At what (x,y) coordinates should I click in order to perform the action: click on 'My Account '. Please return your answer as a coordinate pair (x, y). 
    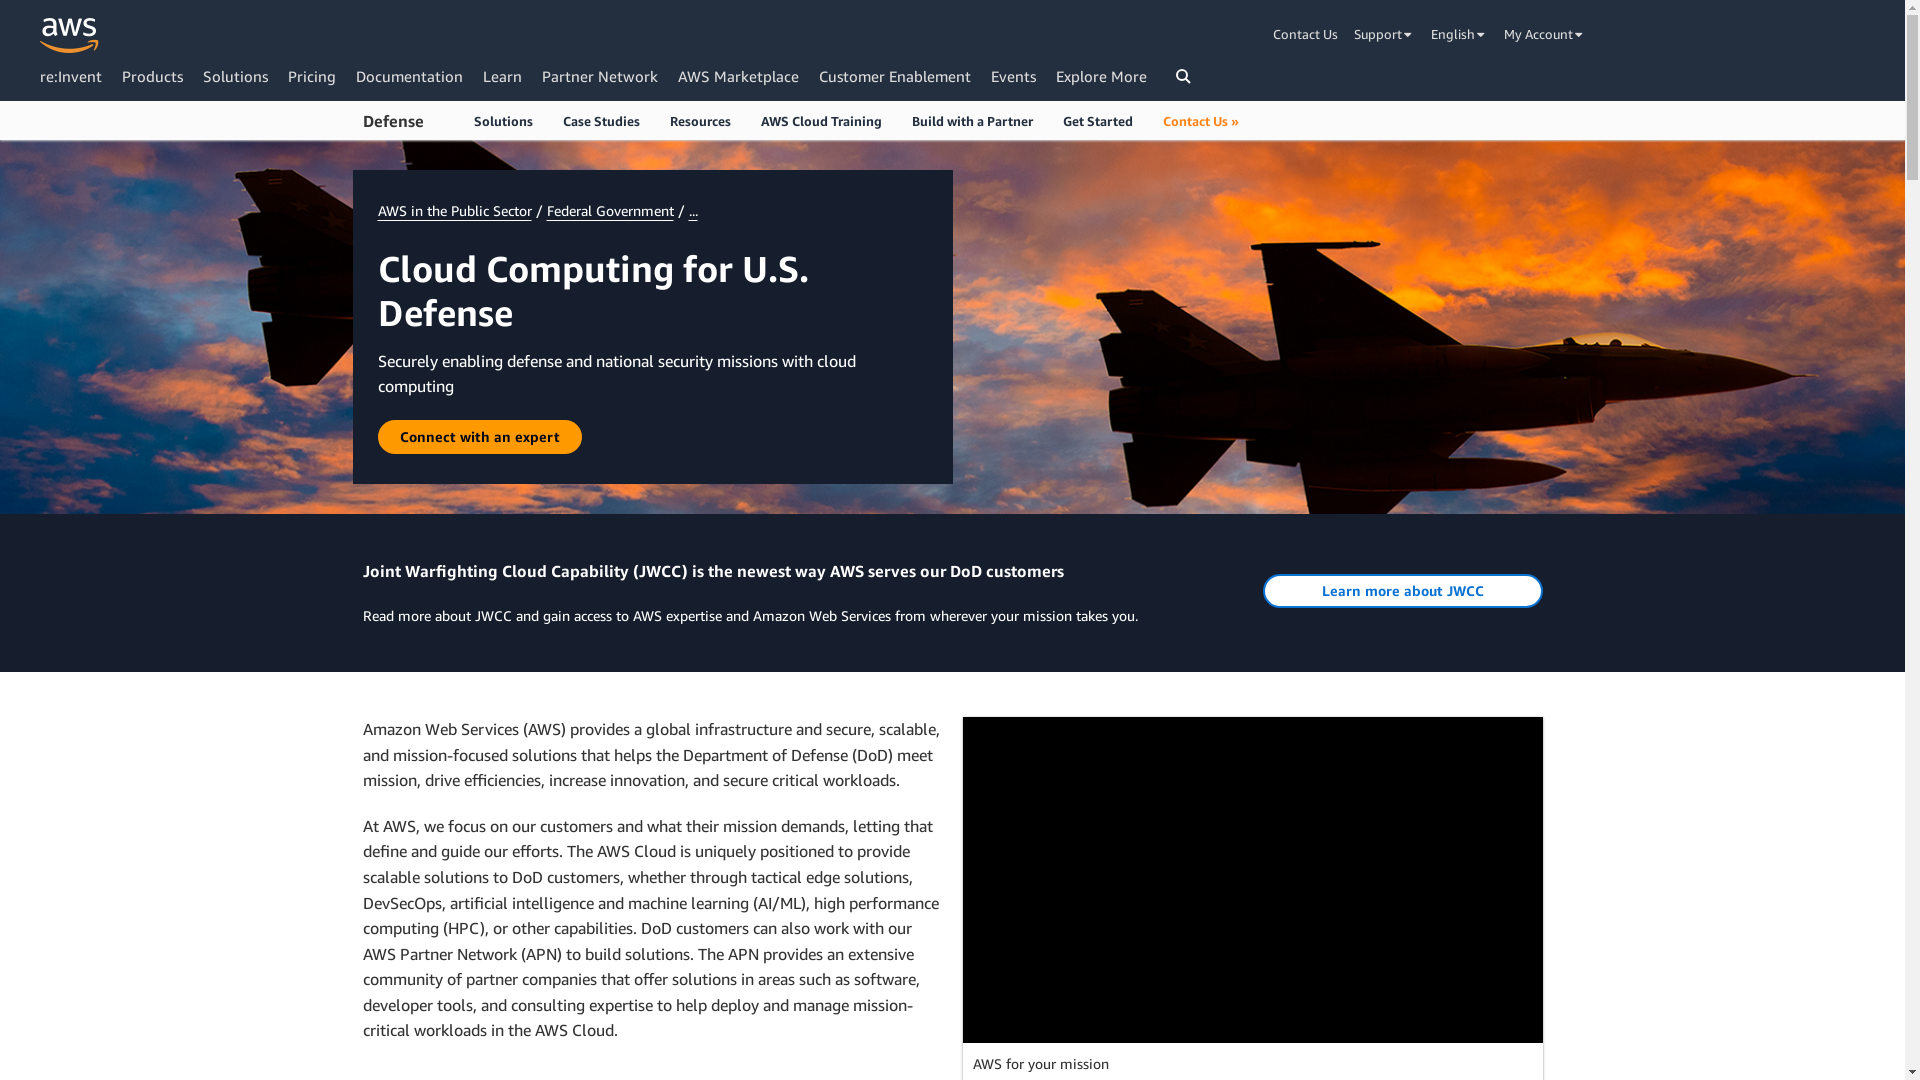
    Looking at the image, I should click on (1544, 34).